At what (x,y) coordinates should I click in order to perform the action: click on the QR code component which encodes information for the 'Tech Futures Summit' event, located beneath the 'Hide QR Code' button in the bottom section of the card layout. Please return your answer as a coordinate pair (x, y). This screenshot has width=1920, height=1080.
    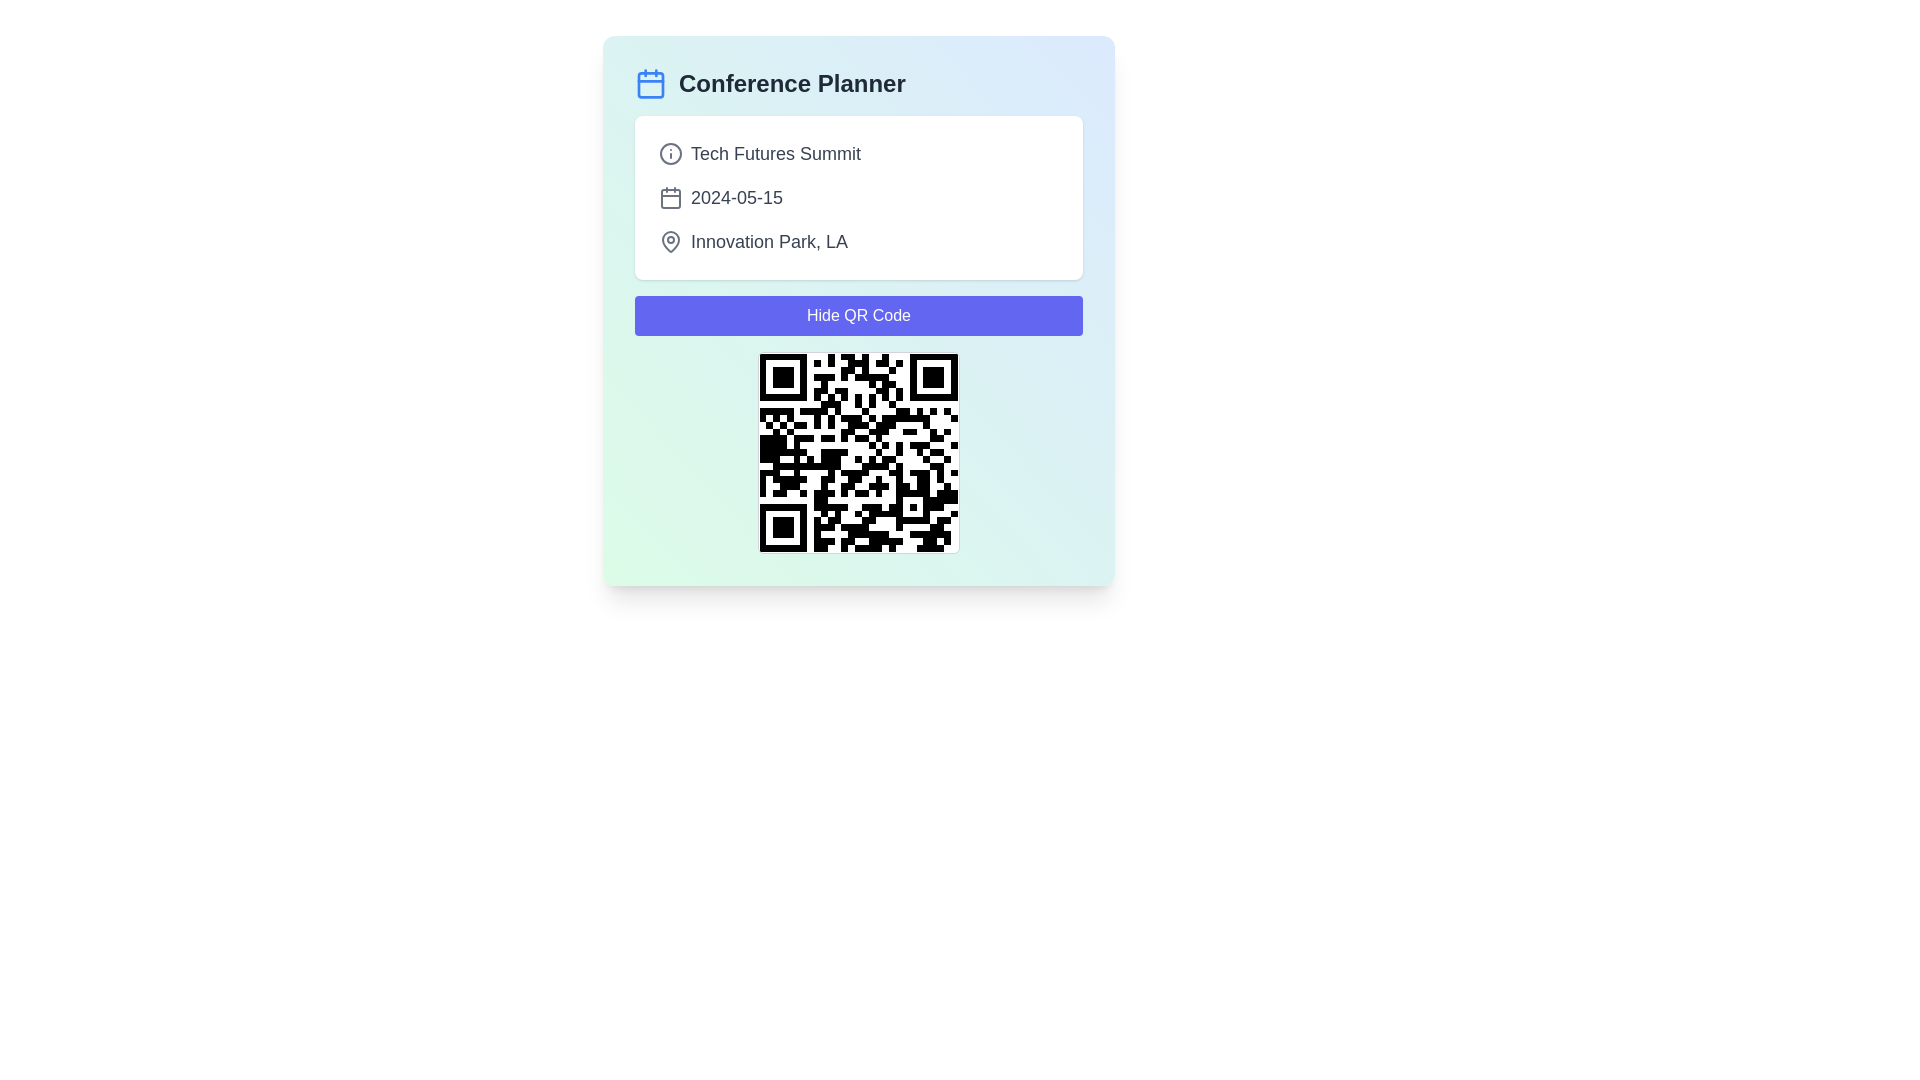
    Looking at the image, I should click on (859, 452).